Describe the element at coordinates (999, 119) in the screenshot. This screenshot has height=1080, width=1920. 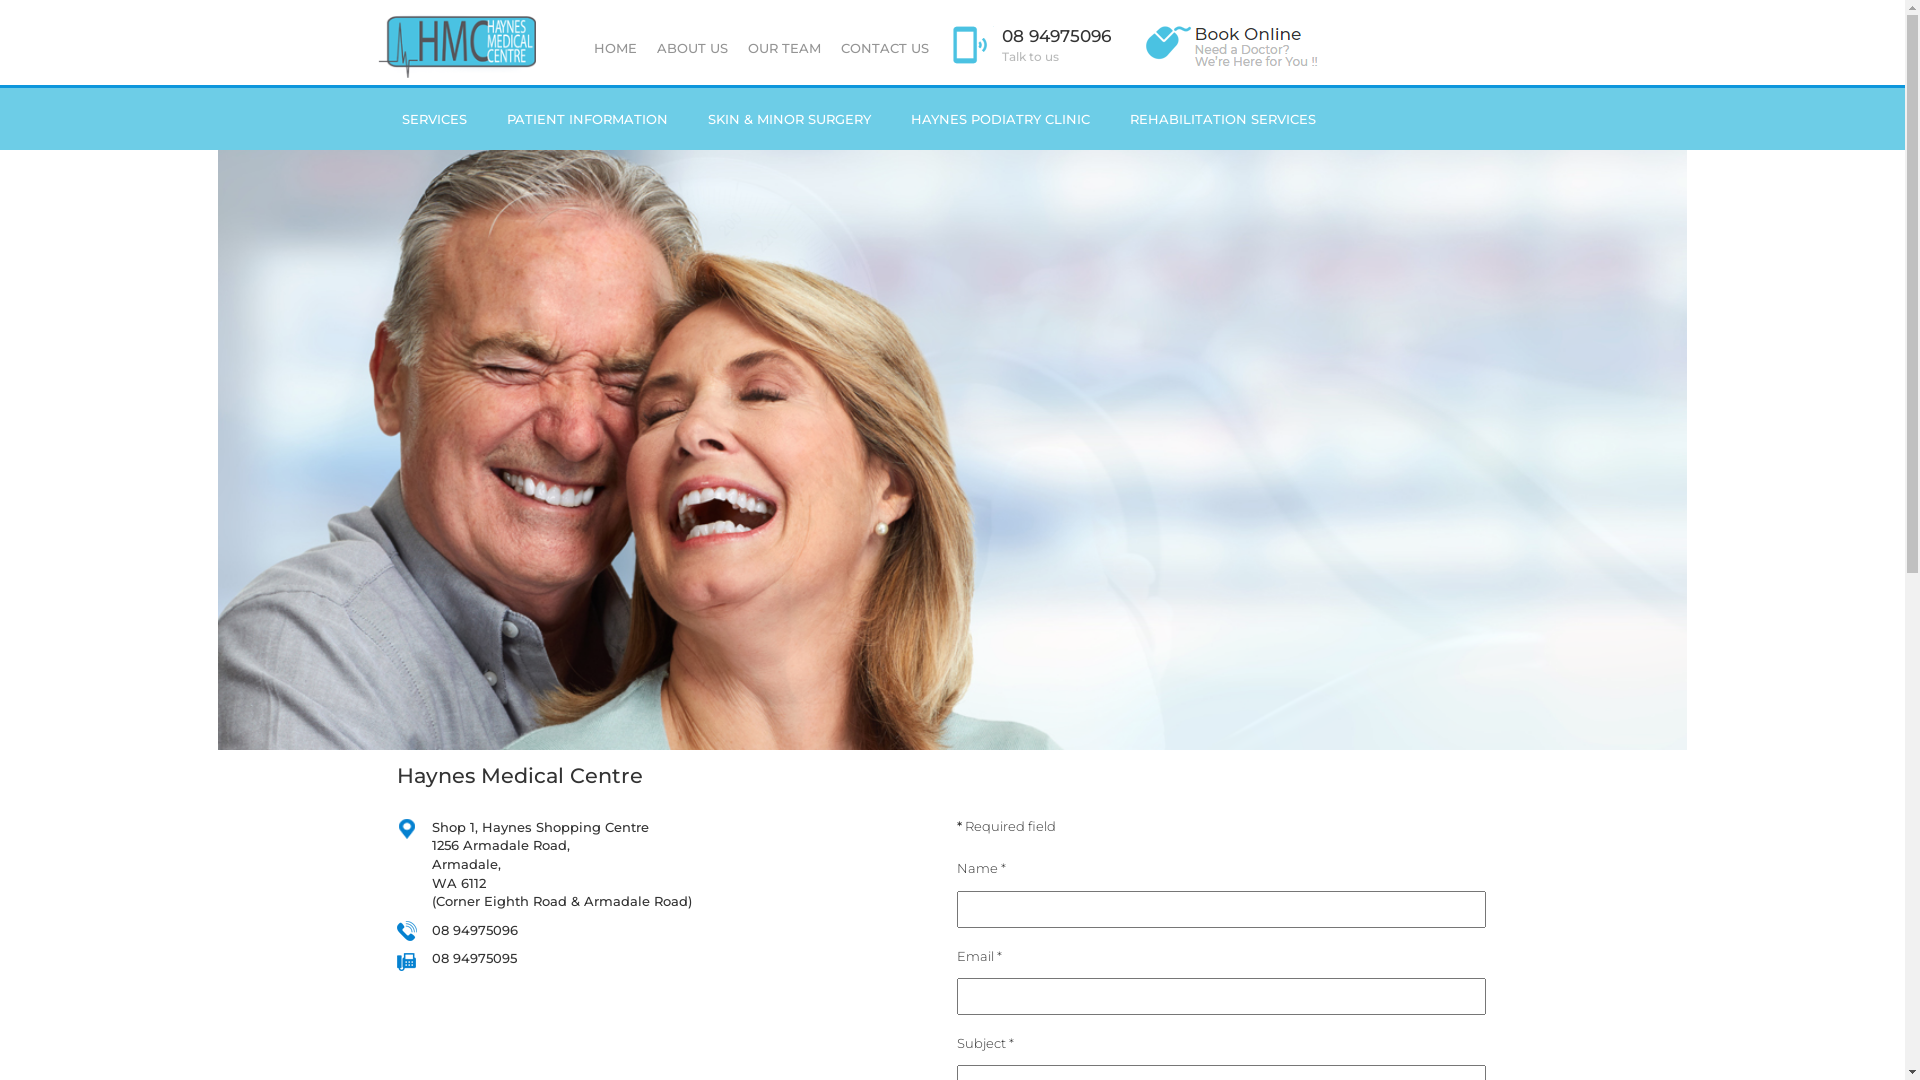
I see `'HAYNES PODIATRY CLINIC'` at that location.